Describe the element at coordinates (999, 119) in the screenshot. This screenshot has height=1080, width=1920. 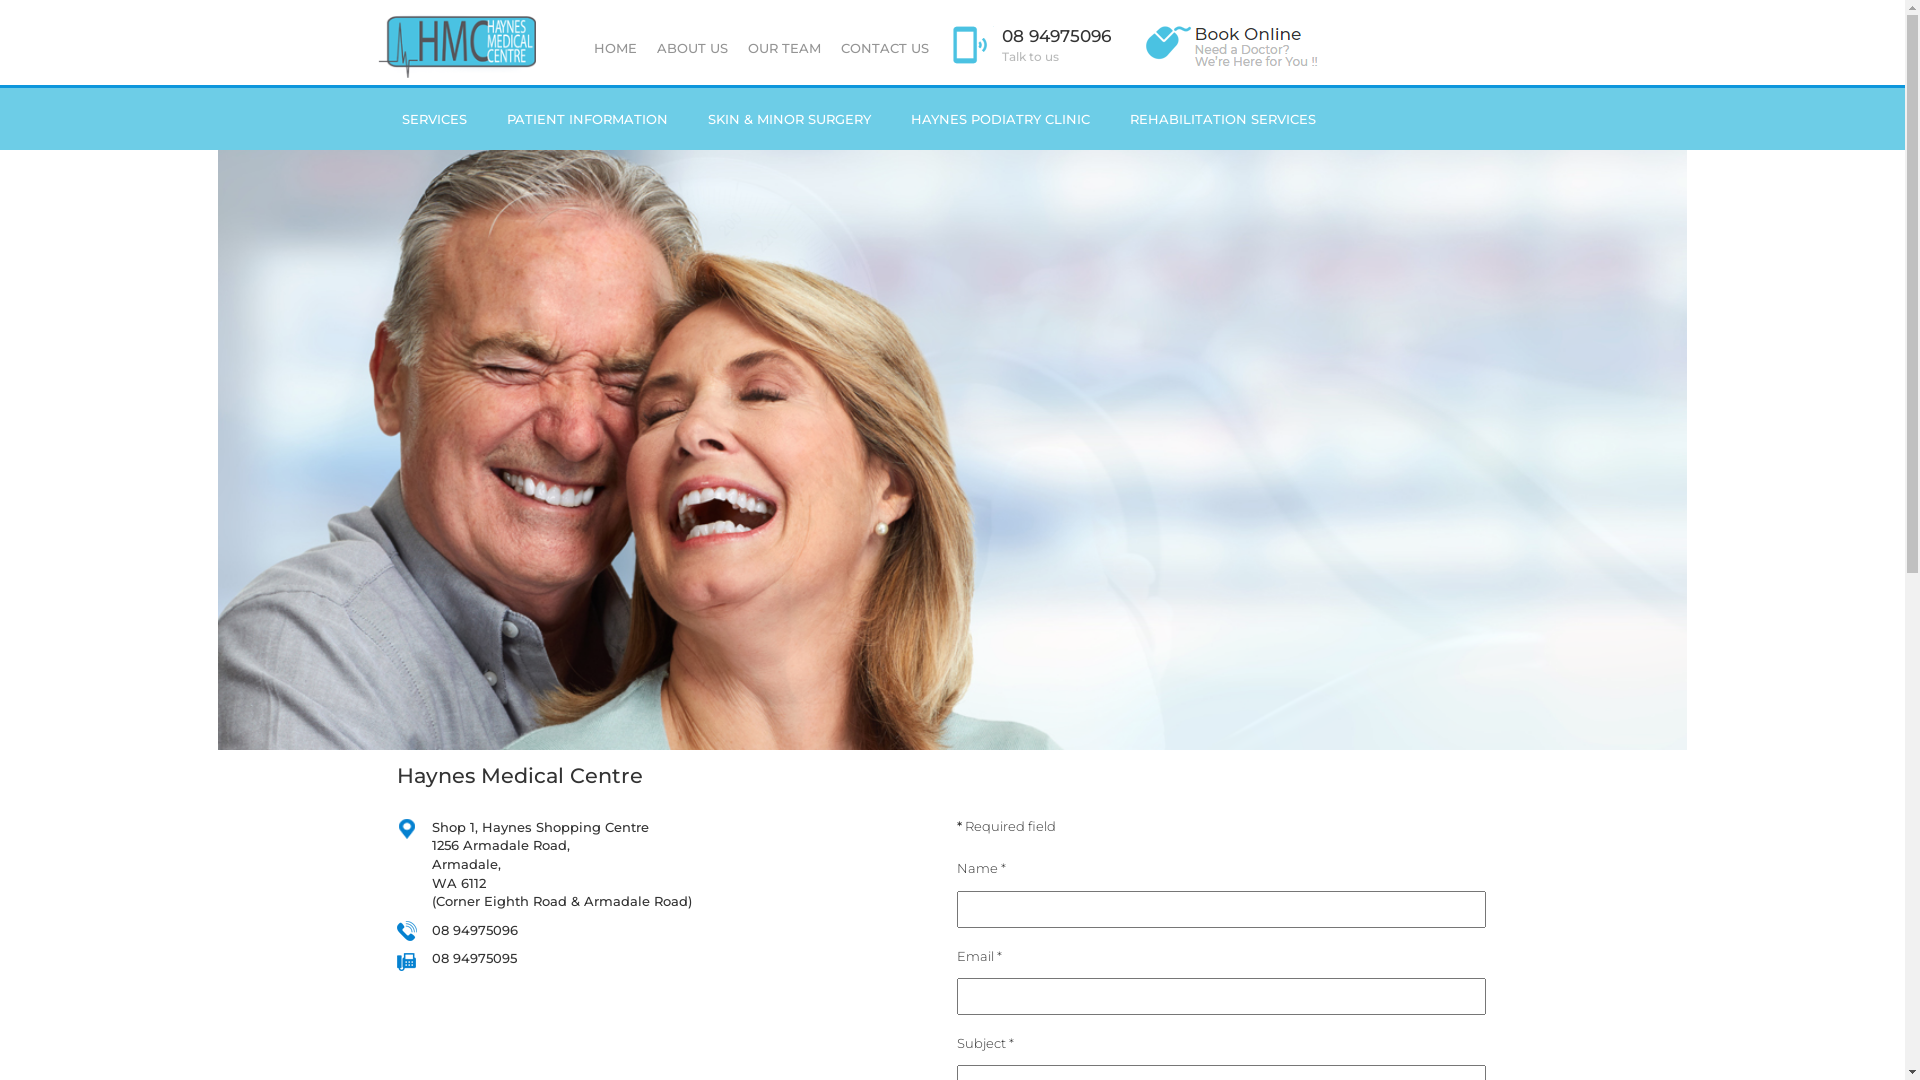
I see `'HAYNES PODIATRY CLINIC'` at that location.